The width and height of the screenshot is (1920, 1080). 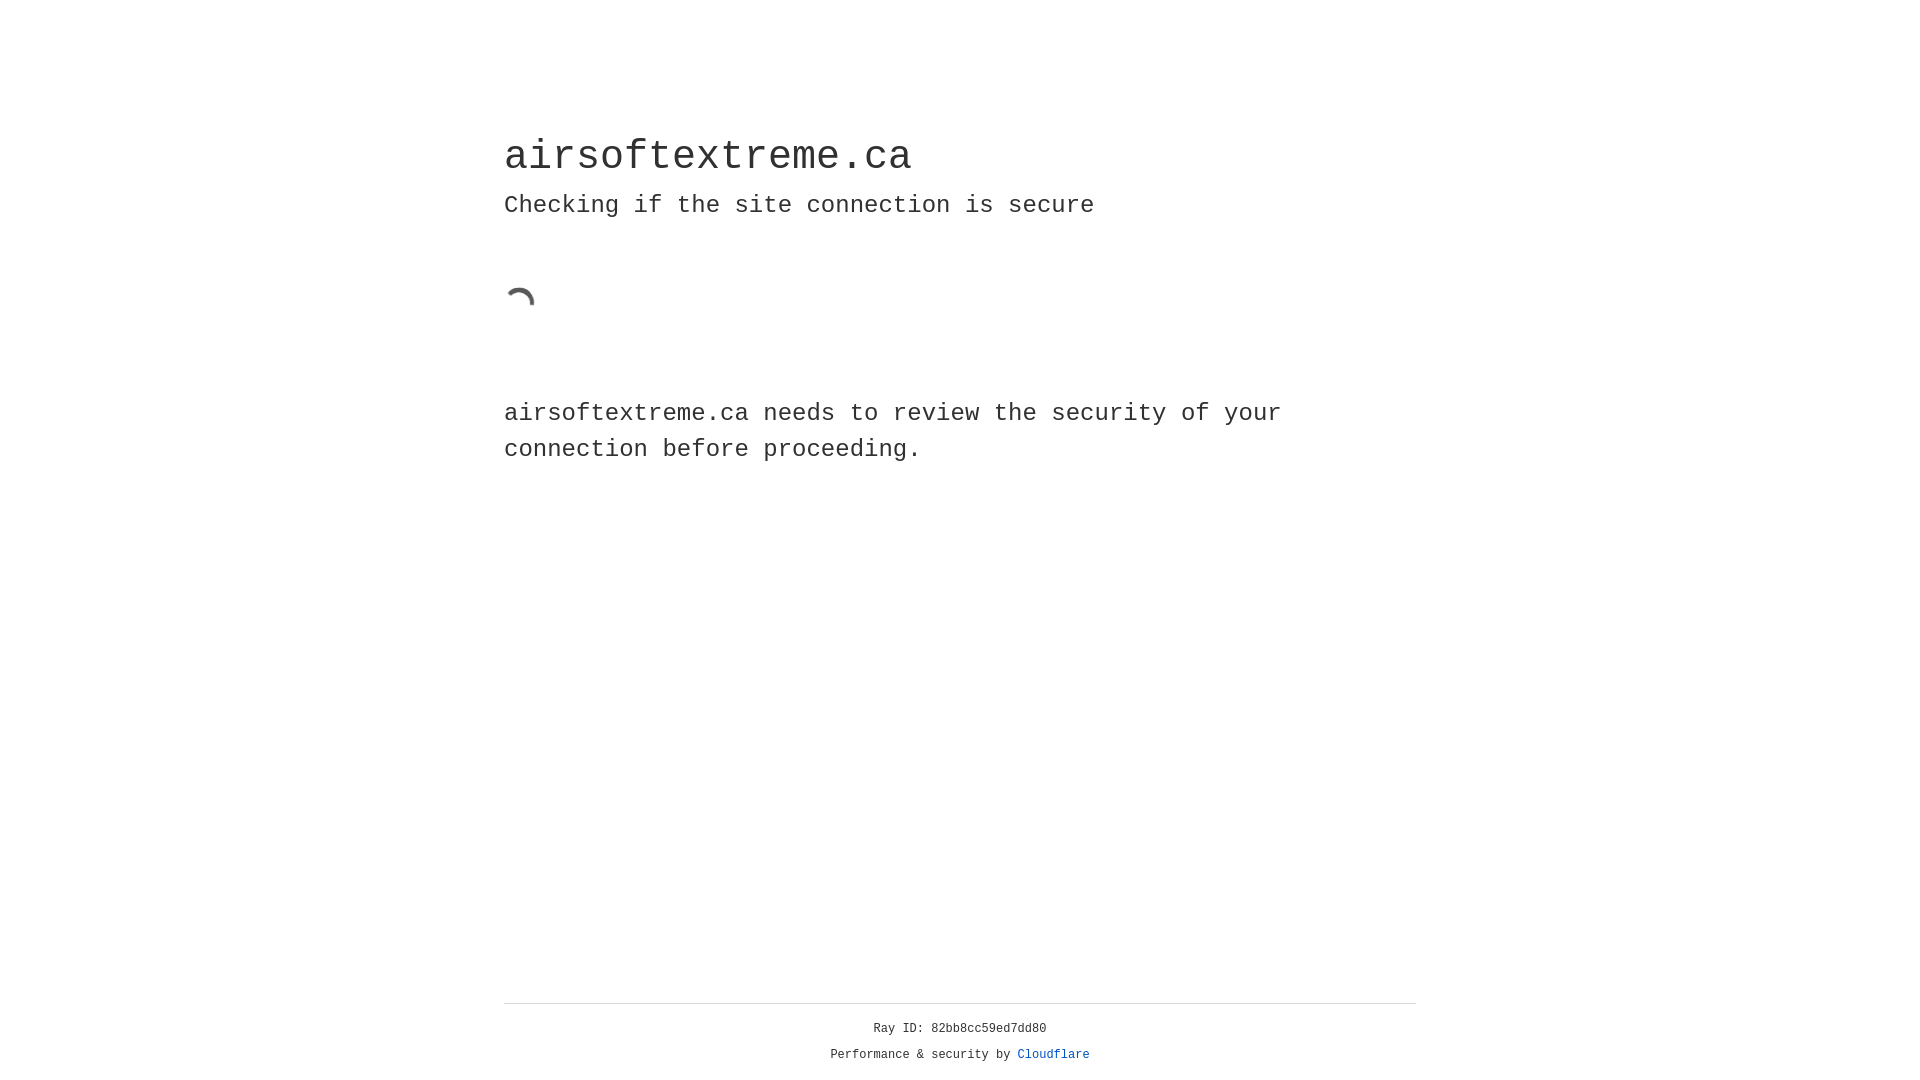 What do you see at coordinates (1053, 1054) in the screenshot?
I see `'Cloudflare'` at bounding box center [1053, 1054].